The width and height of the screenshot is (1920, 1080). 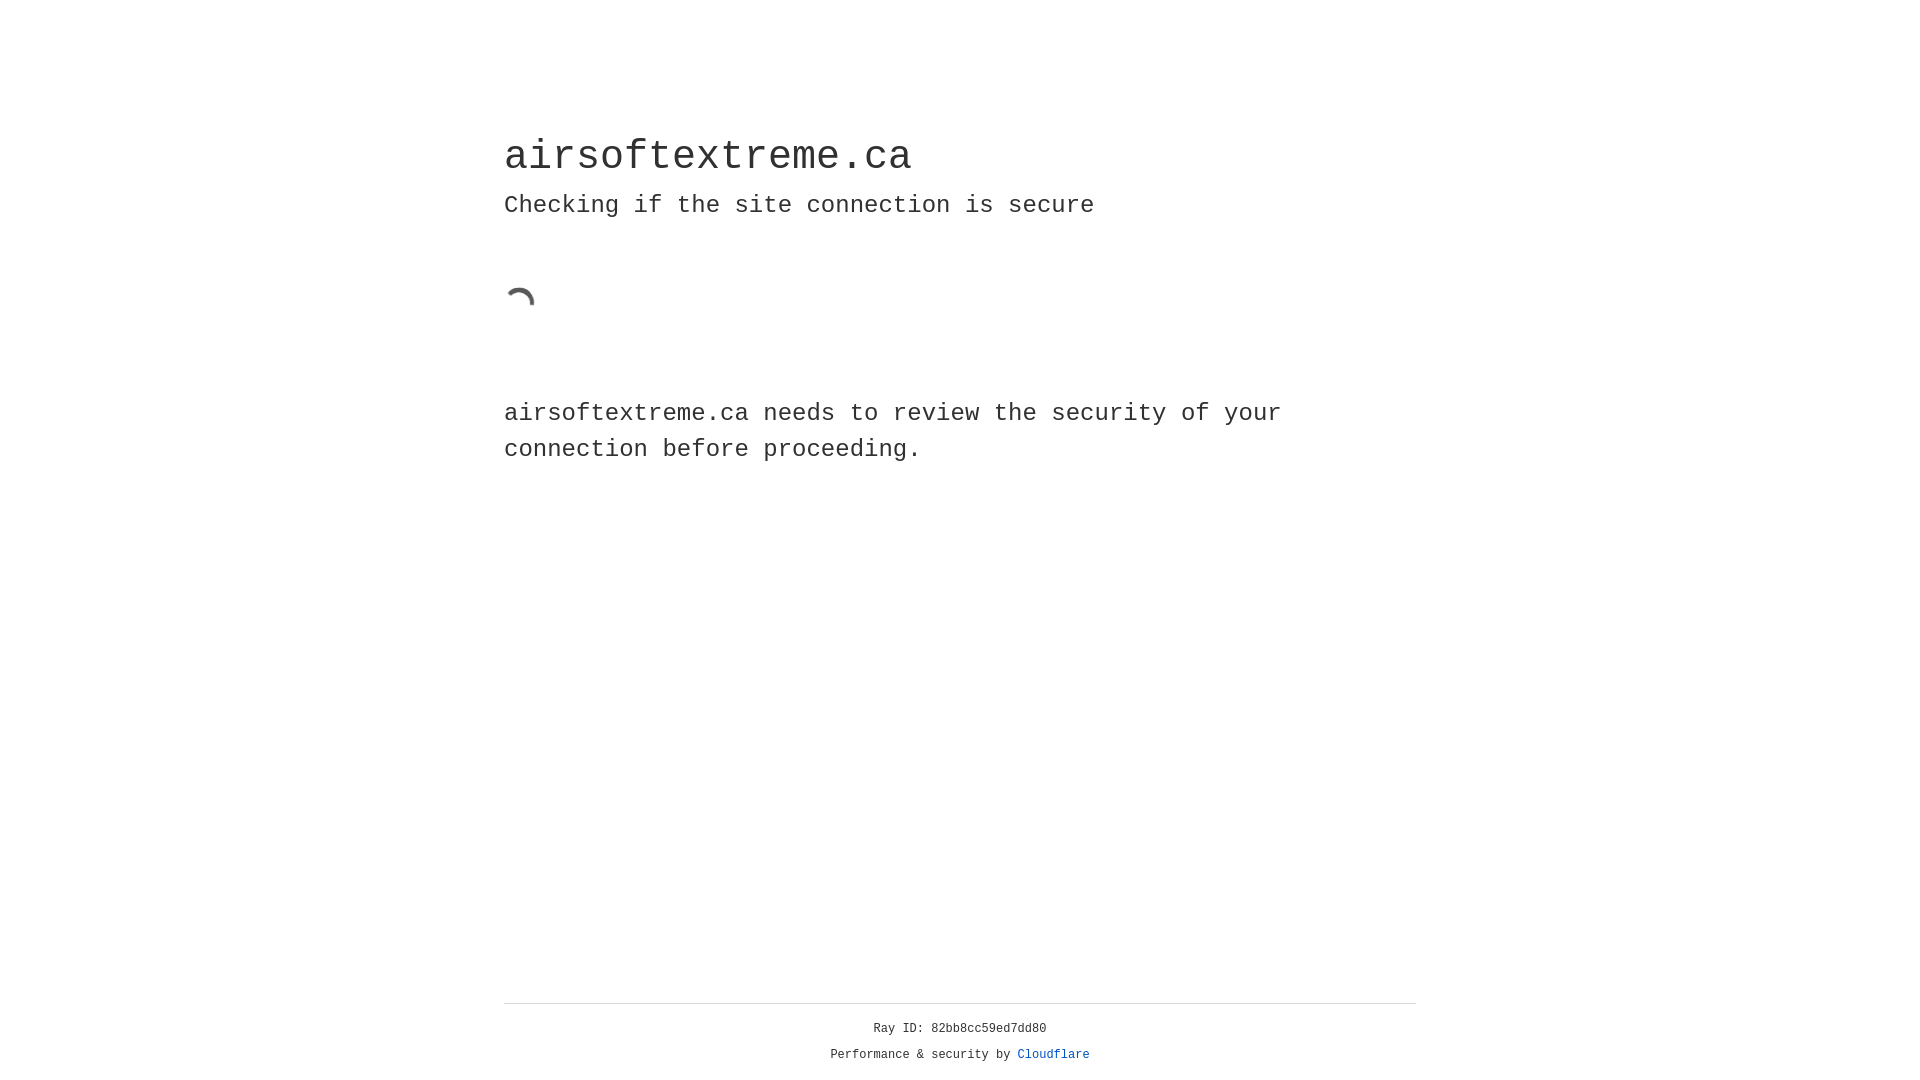 What do you see at coordinates (1053, 1054) in the screenshot?
I see `'Cloudflare'` at bounding box center [1053, 1054].